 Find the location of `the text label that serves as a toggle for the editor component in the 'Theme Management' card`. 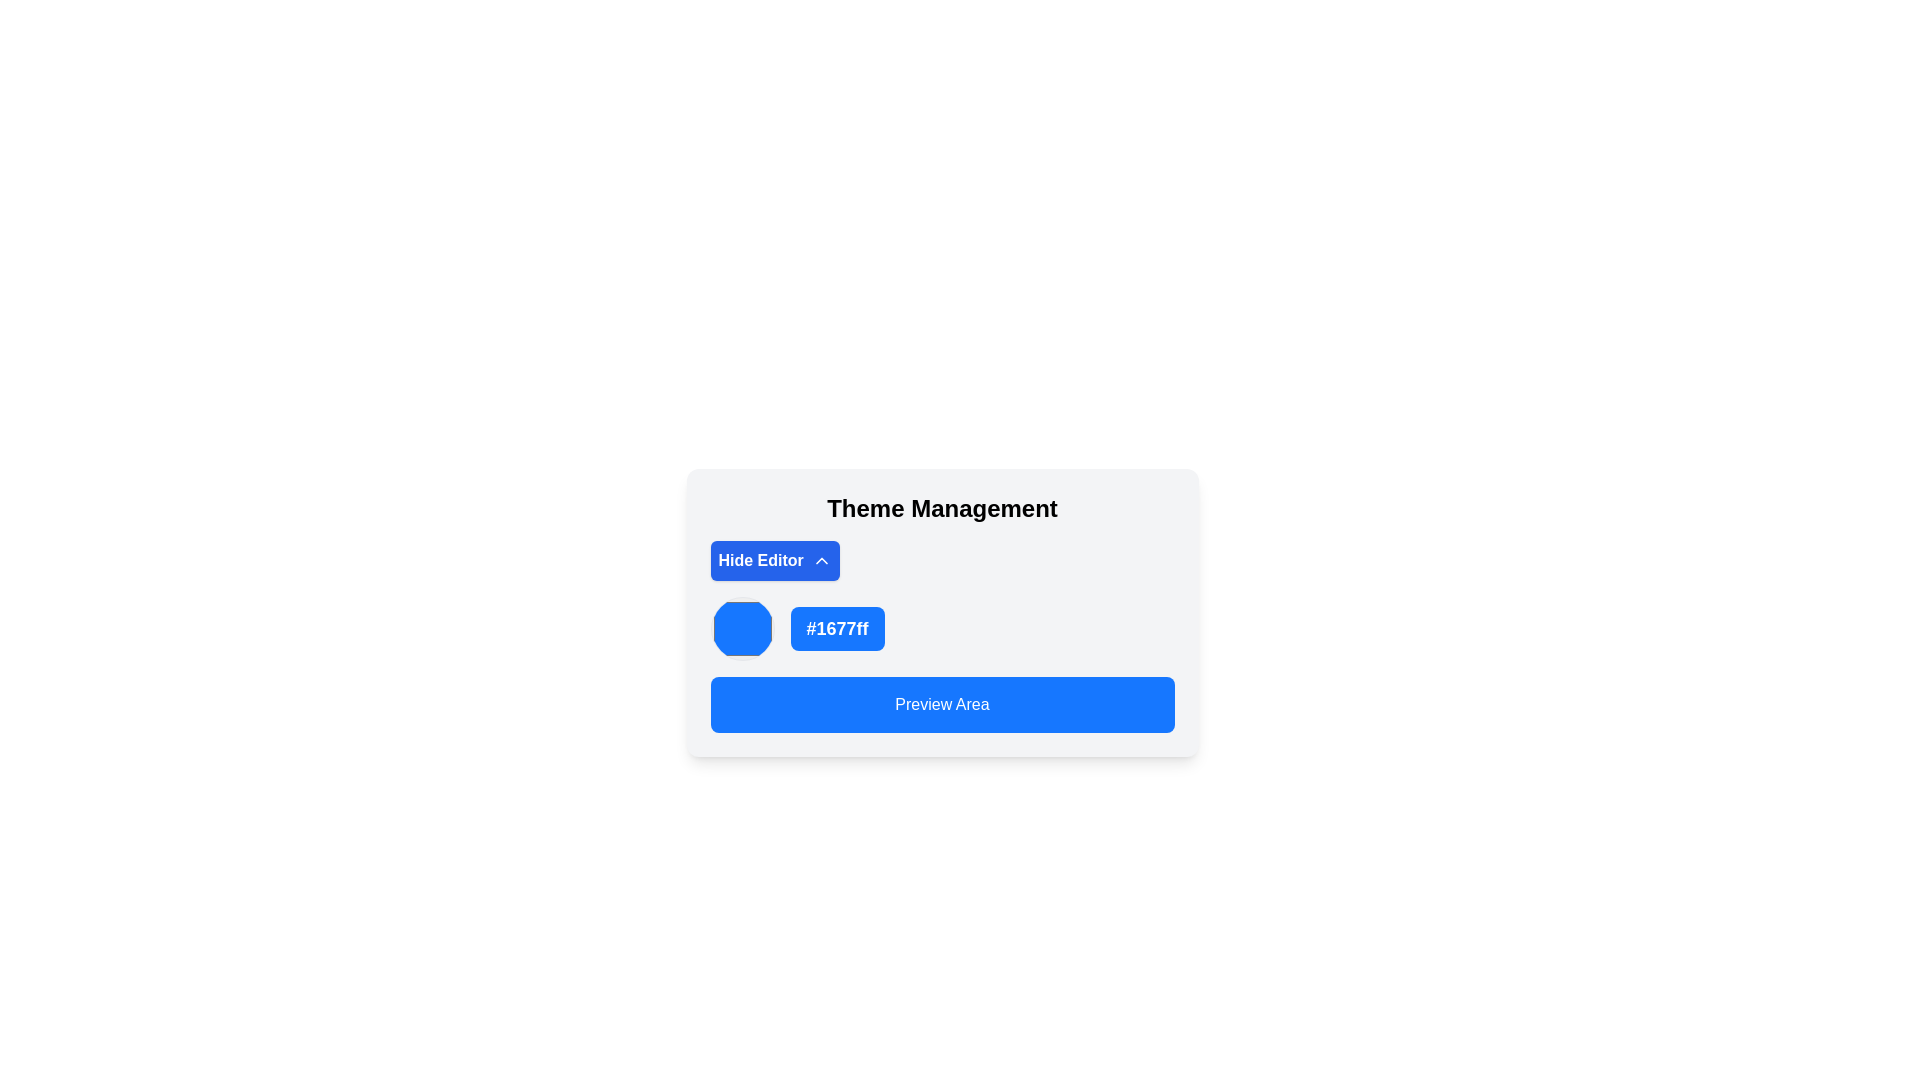

the text label that serves as a toggle for the editor component in the 'Theme Management' card is located at coordinates (760, 560).